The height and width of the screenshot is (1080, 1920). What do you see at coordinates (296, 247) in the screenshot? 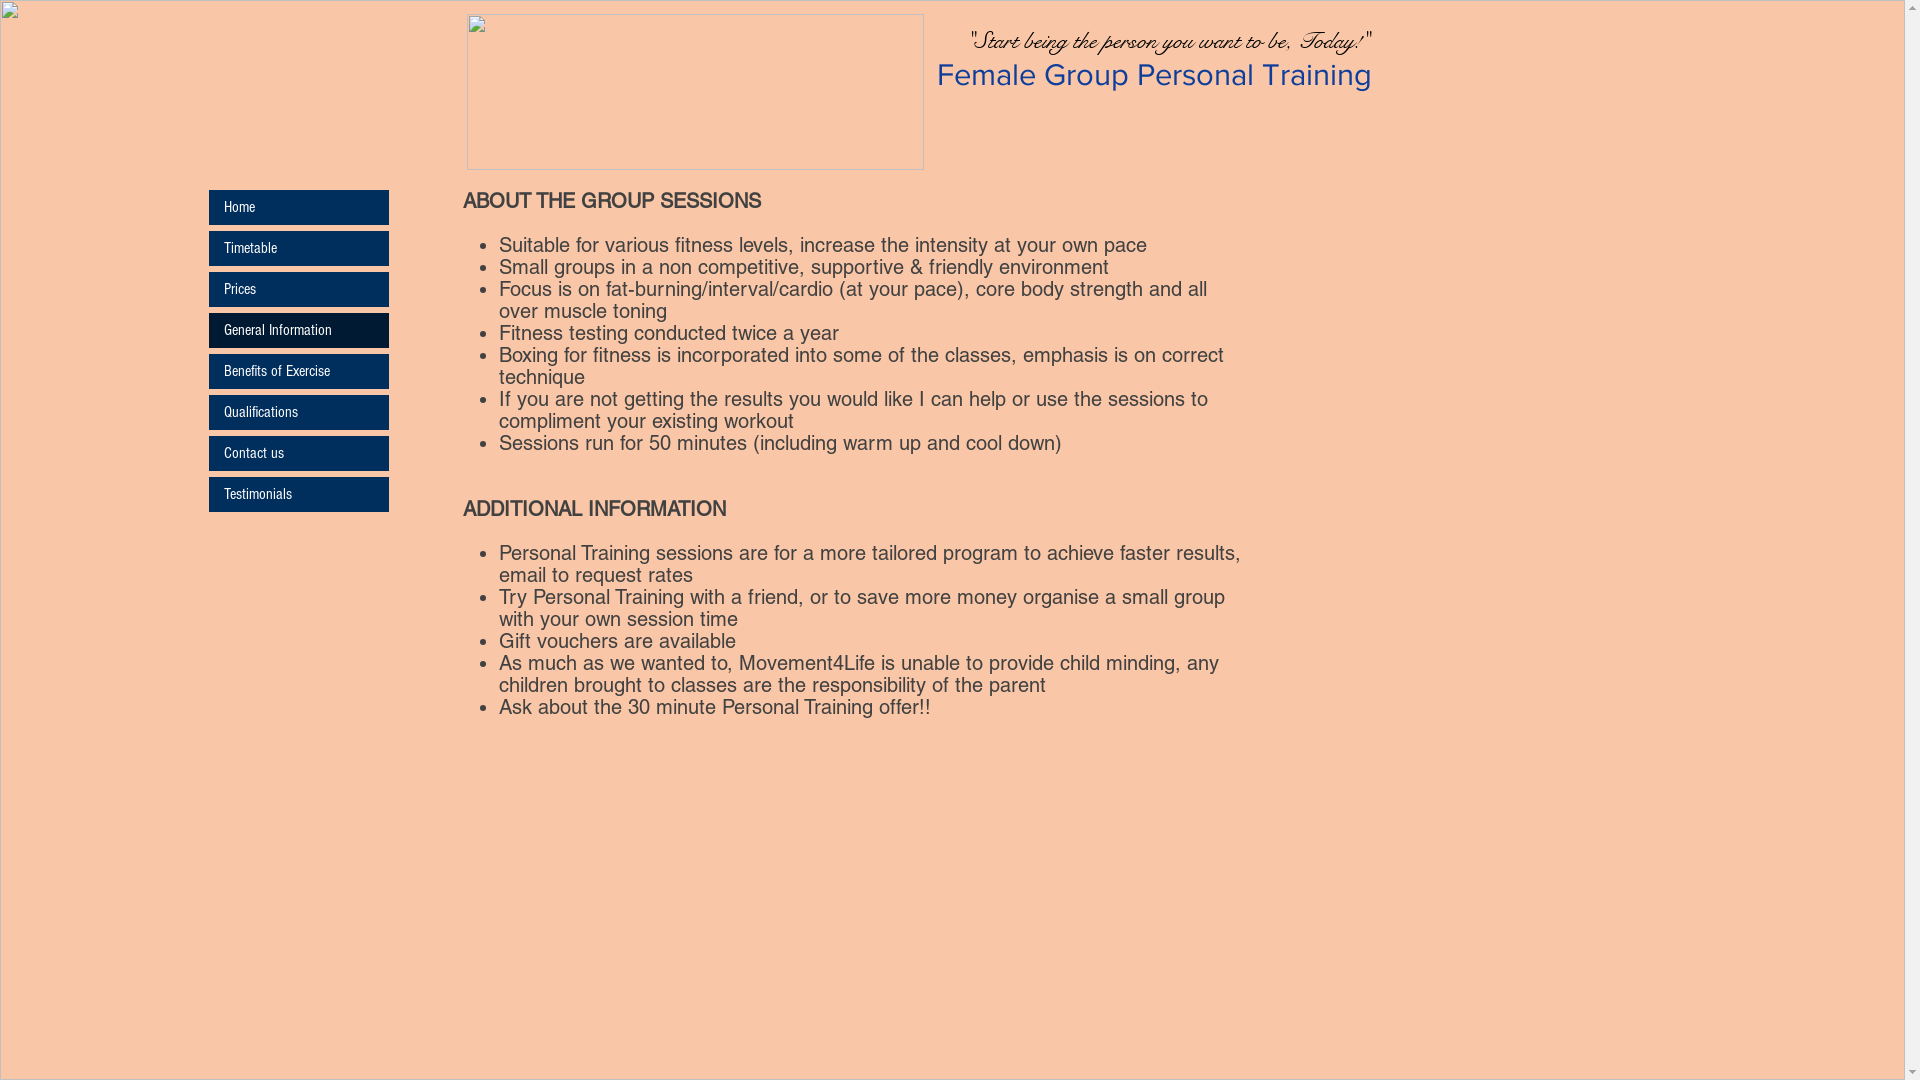
I see `'Timetable'` at bounding box center [296, 247].